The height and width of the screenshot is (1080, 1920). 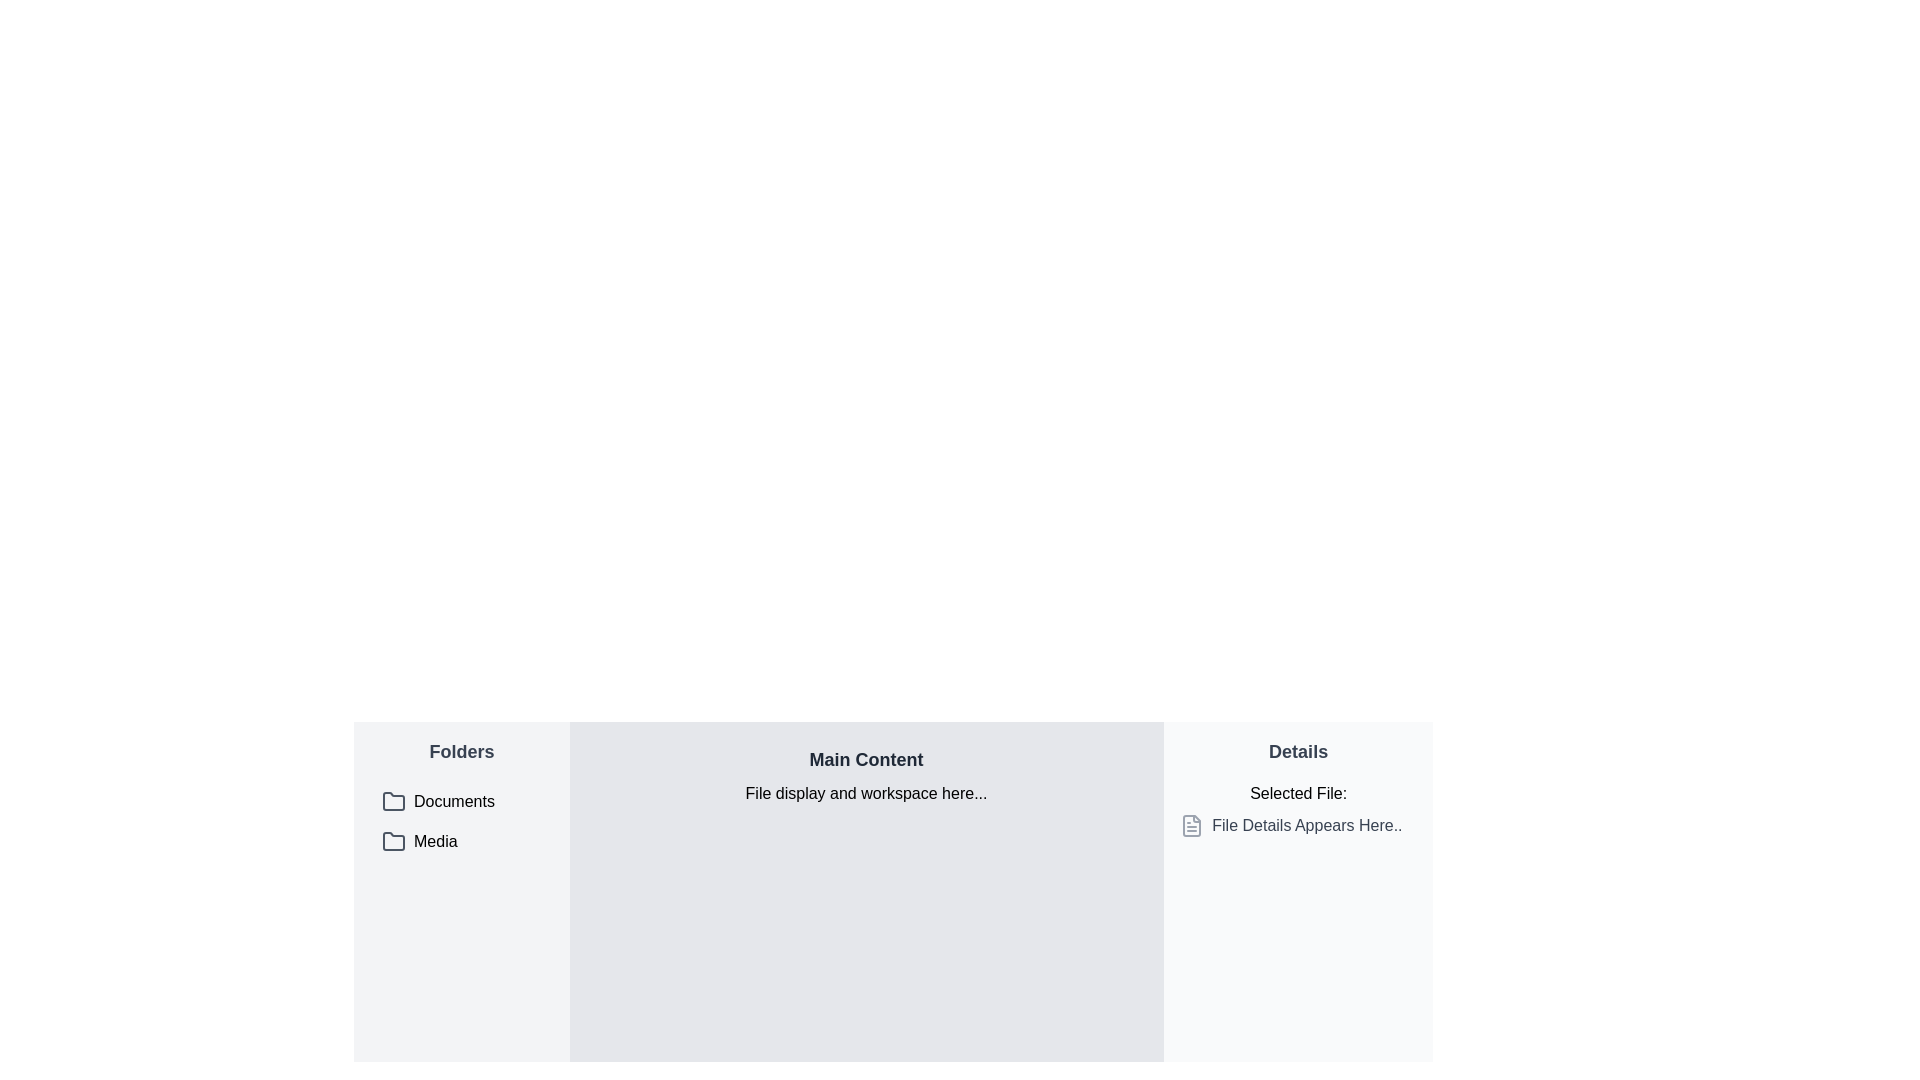 What do you see at coordinates (460, 752) in the screenshot?
I see `the 'Folders' text label, which is styled in bold and medium-large size, located at the top-left corner of the side menu` at bounding box center [460, 752].